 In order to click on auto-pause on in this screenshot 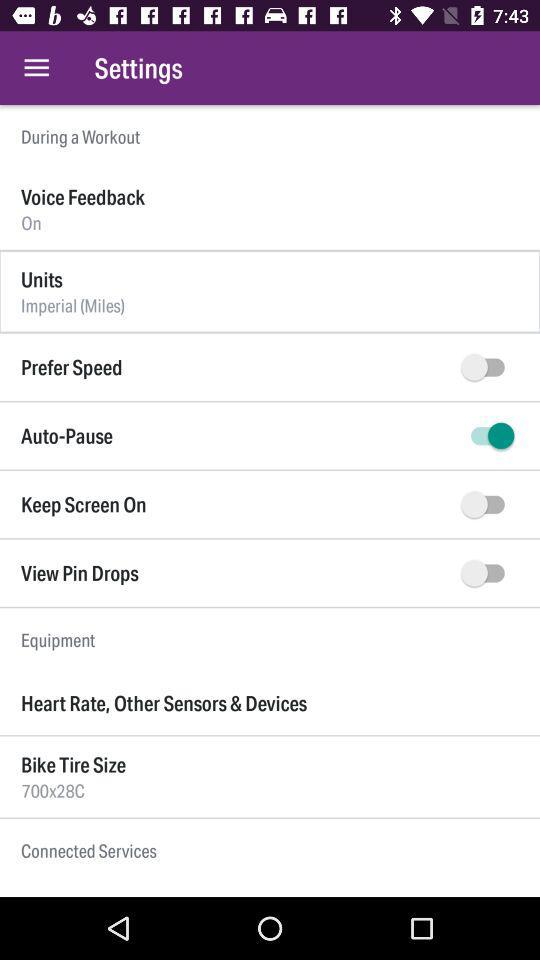, I will do `click(486, 435)`.